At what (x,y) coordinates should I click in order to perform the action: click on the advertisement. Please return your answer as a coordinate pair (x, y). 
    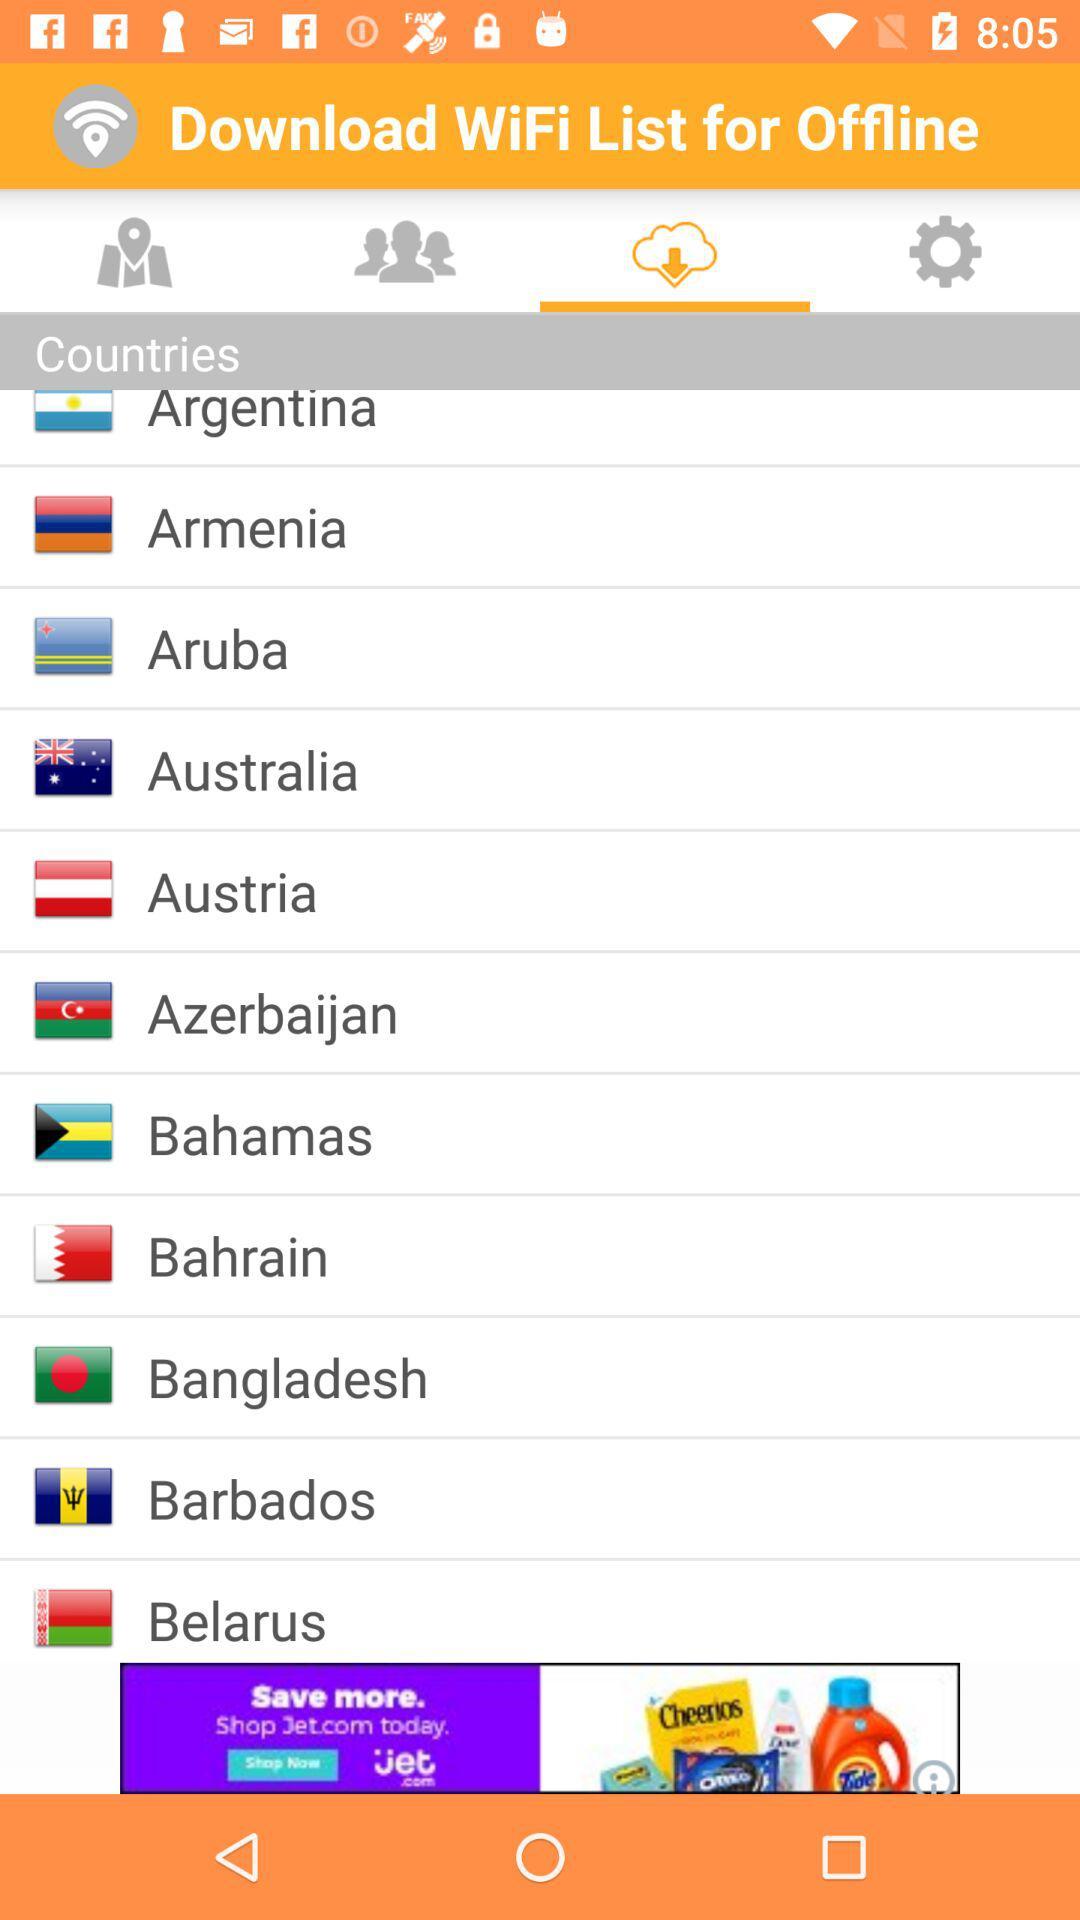
    Looking at the image, I should click on (540, 1727).